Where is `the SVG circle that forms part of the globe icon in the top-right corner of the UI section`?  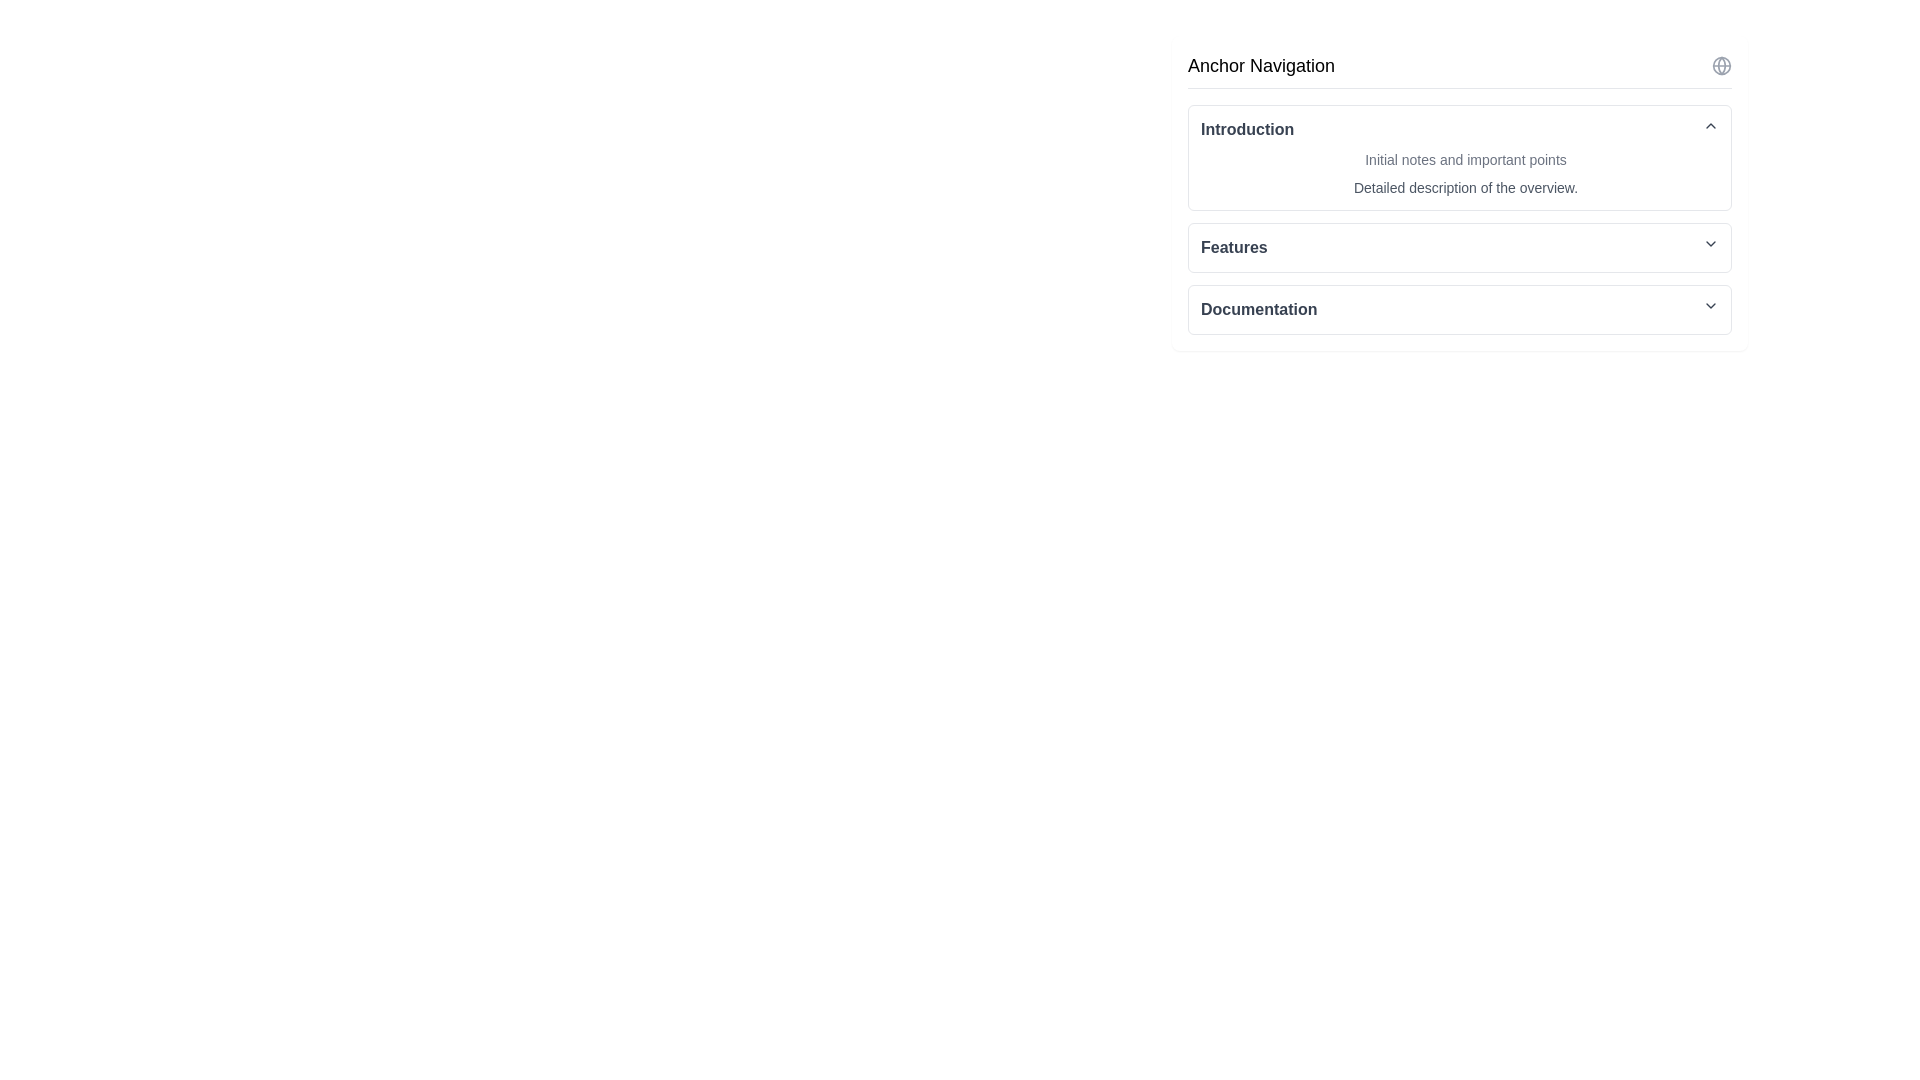 the SVG circle that forms part of the globe icon in the top-right corner of the UI section is located at coordinates (1721, 64).